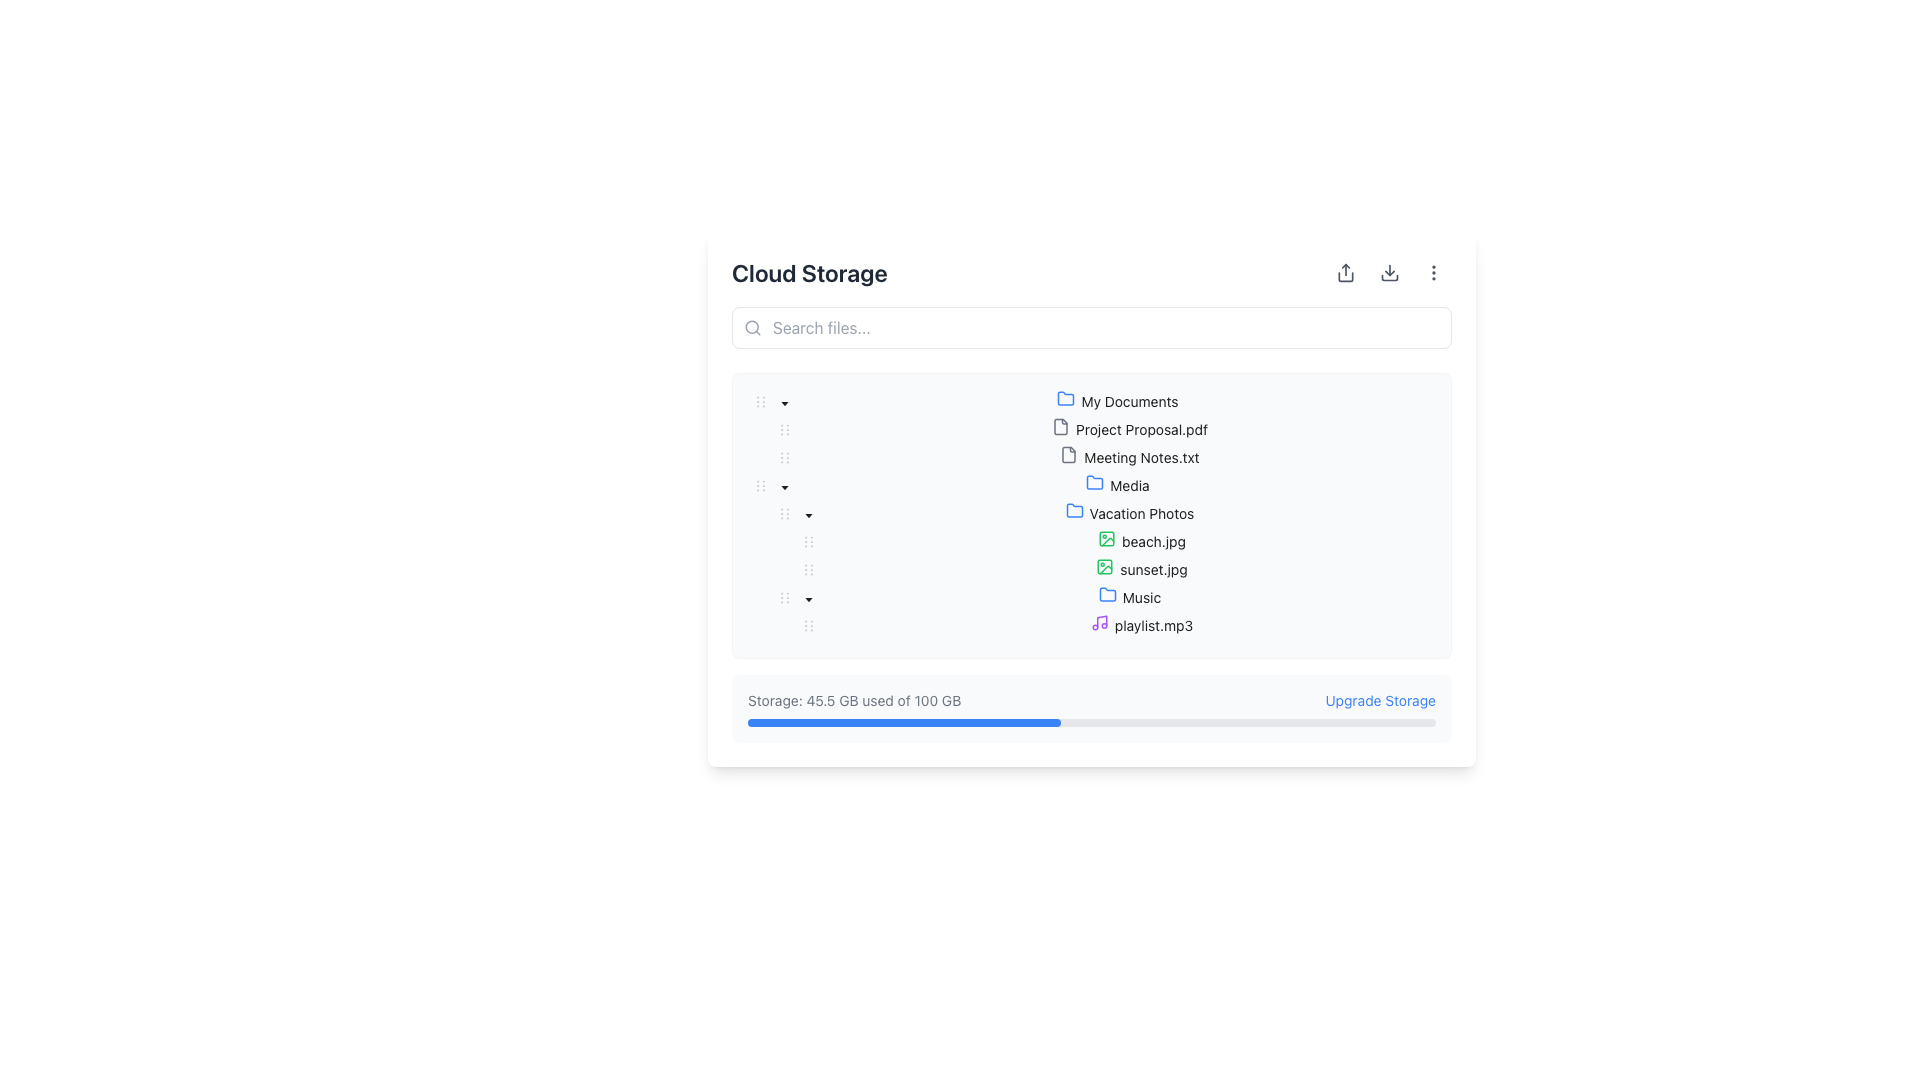 This screenshot has height=1080, width=1920. What do you see at coordinates (1063, 428) in the screenshot?
I see `the document file icon representing 'Project Proposal.pdf' located on the left side of the label in the file tree structure under 'My Documents'` at bounding box center [1063, 428].